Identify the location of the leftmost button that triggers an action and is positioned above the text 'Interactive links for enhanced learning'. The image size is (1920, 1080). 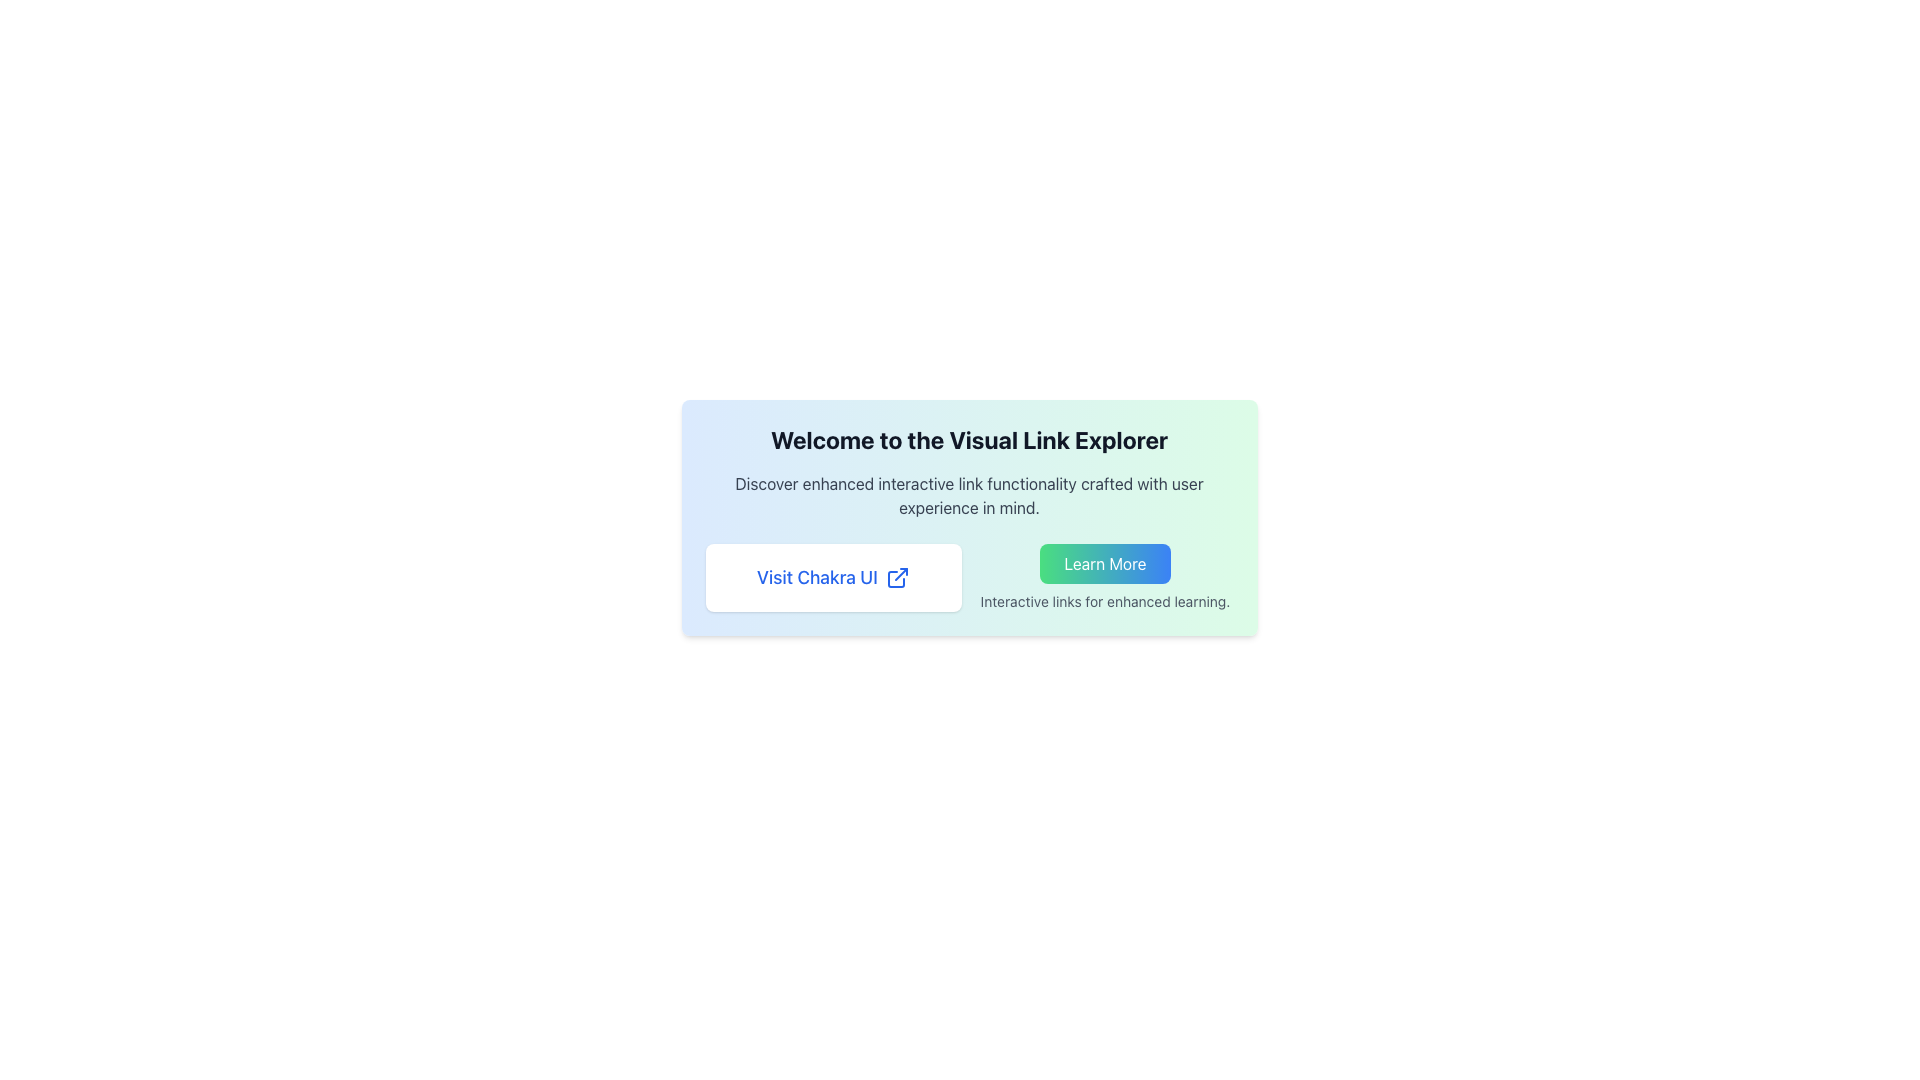
(1104, 563).